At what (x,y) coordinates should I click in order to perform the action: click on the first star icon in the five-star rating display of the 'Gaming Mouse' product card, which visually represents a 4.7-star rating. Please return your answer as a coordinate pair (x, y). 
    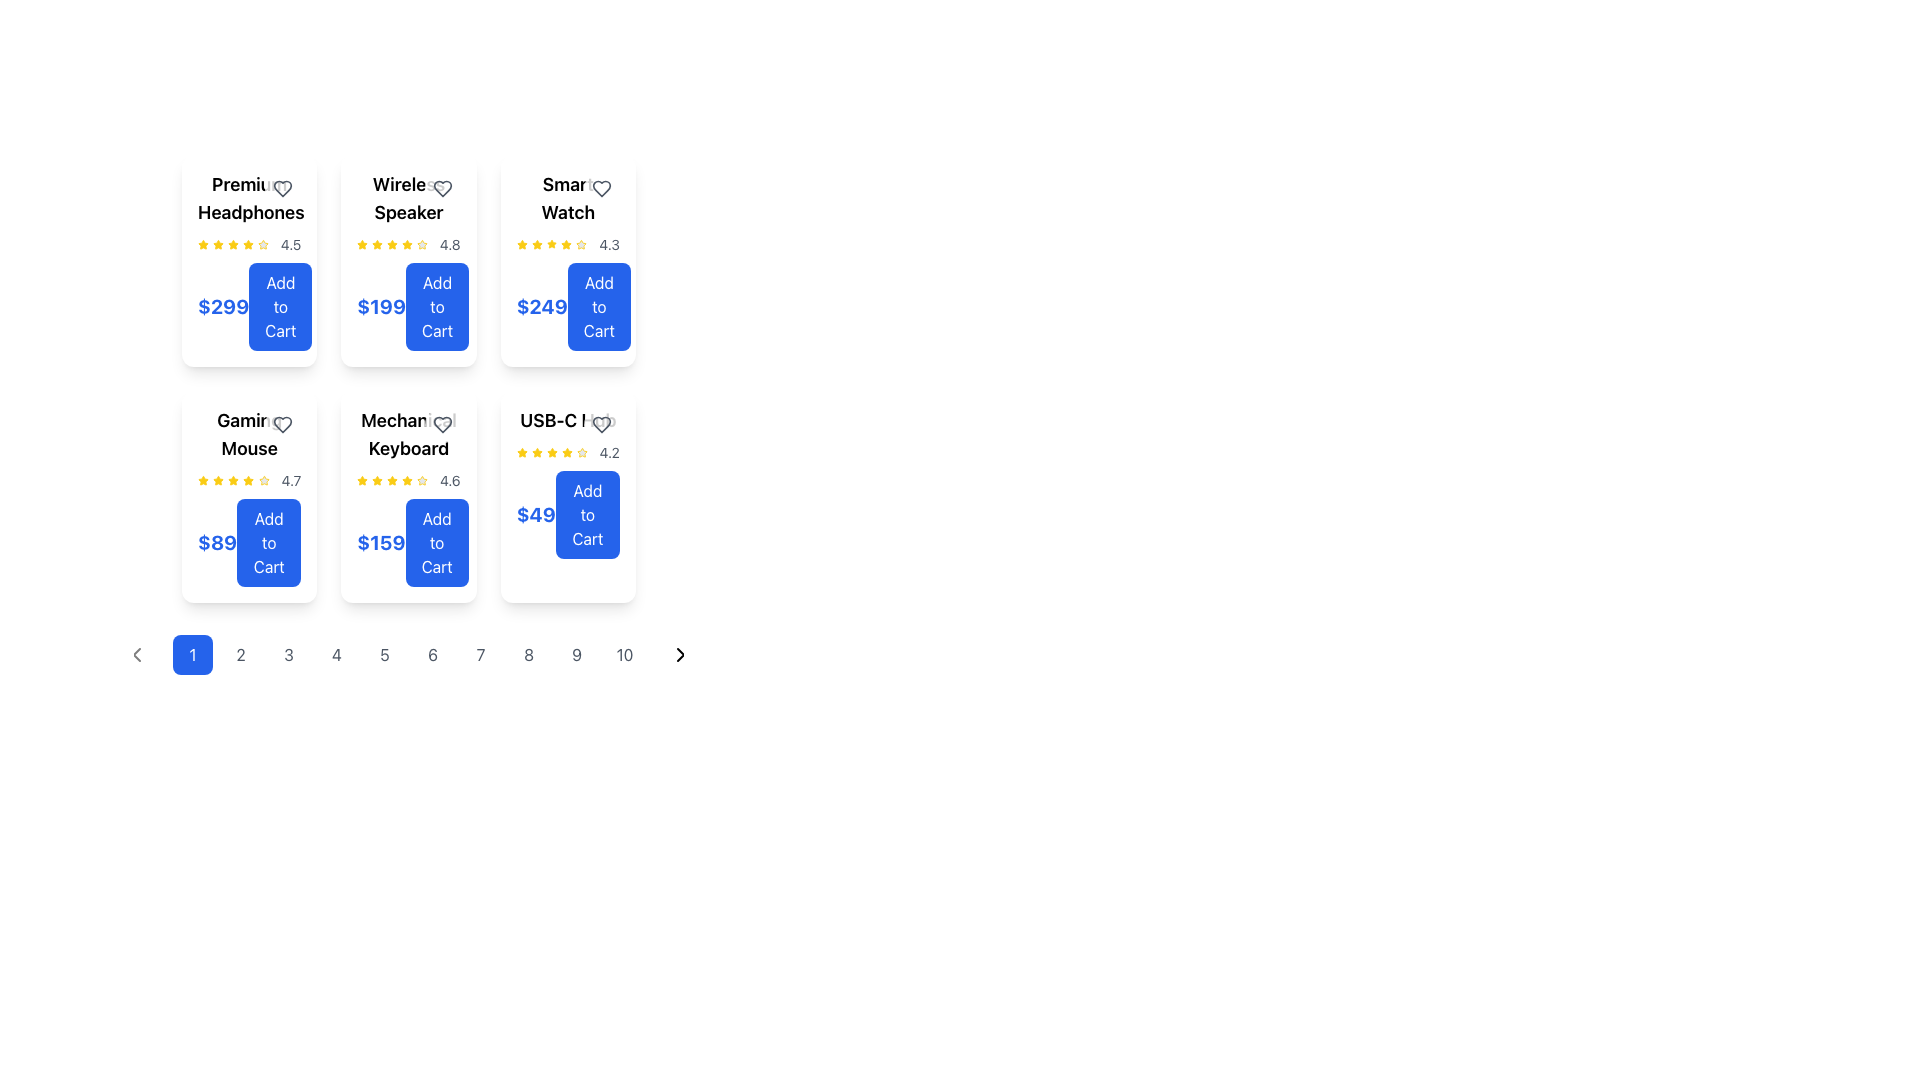
    Looking at the image, I should click on (203, 481).